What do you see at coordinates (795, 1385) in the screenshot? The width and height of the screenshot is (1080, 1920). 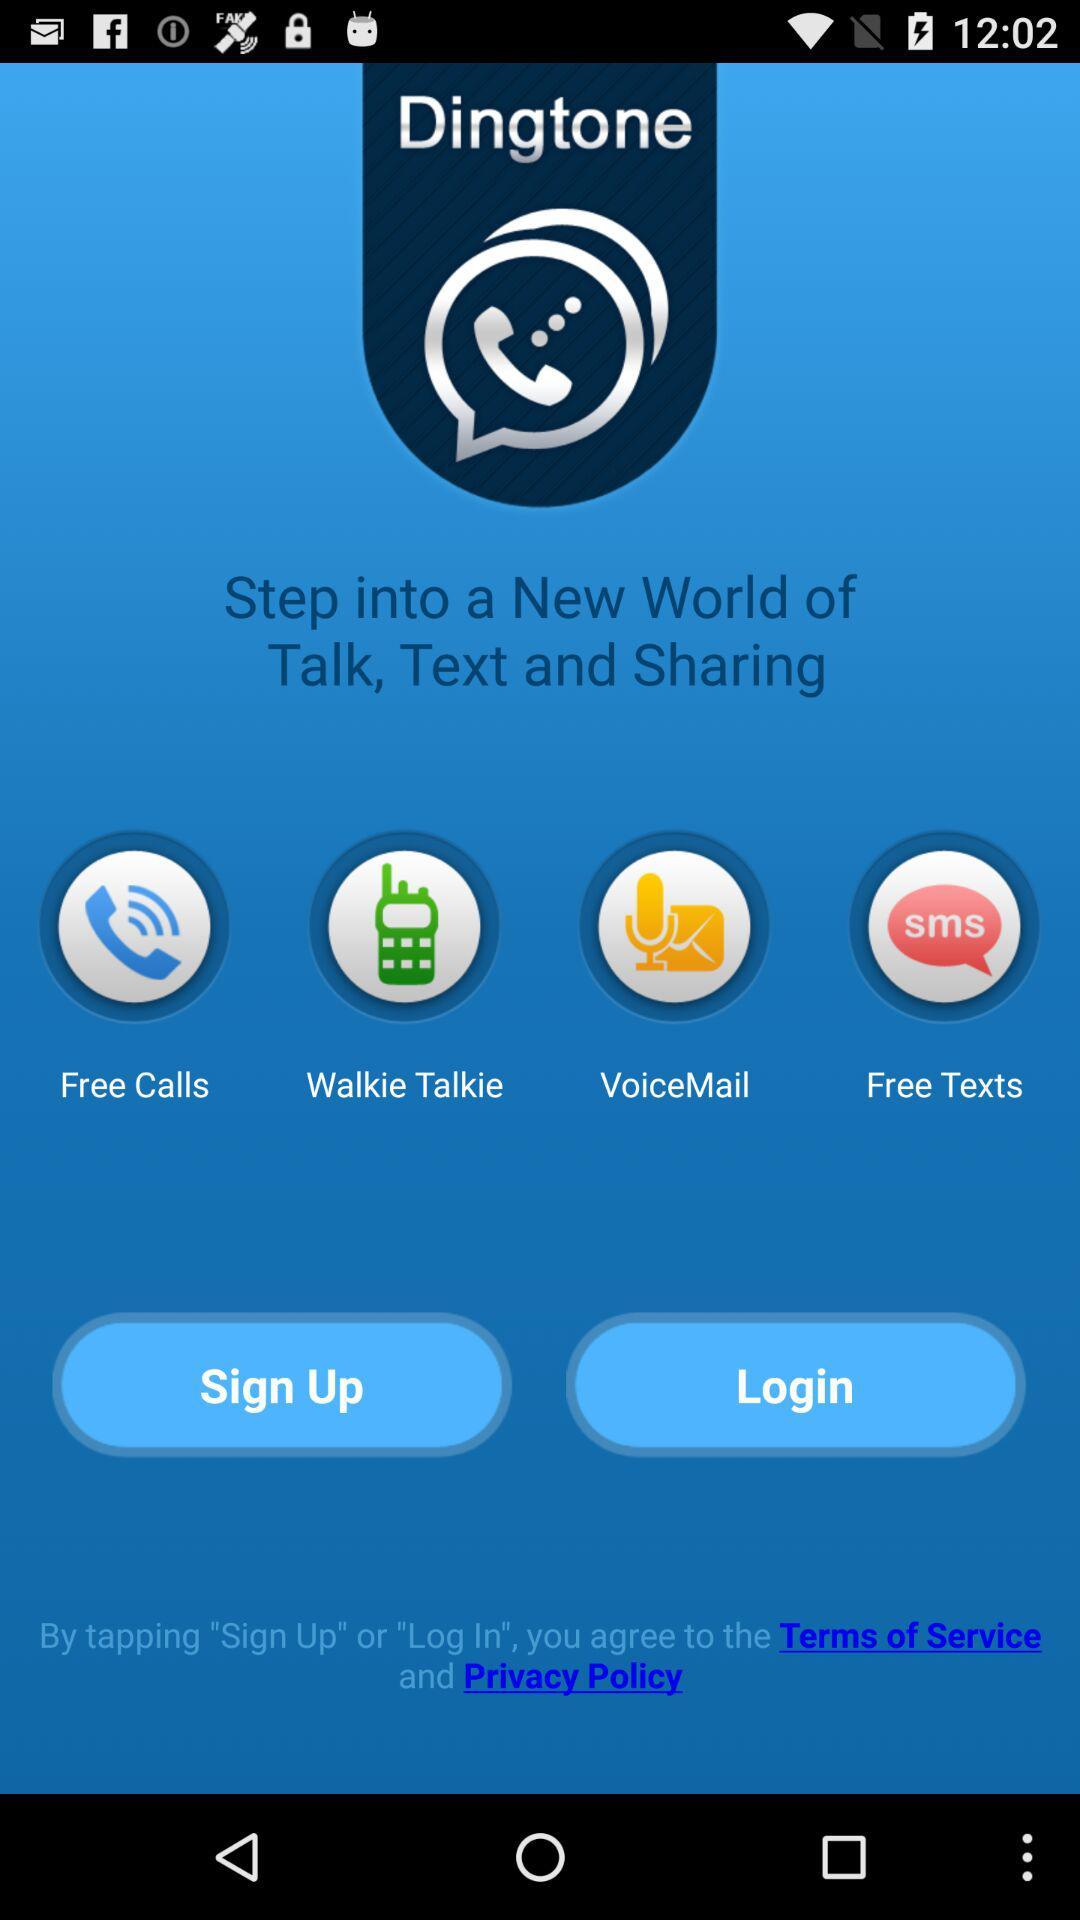 I see `app below voicemail` at bounding box center [795, 1385].